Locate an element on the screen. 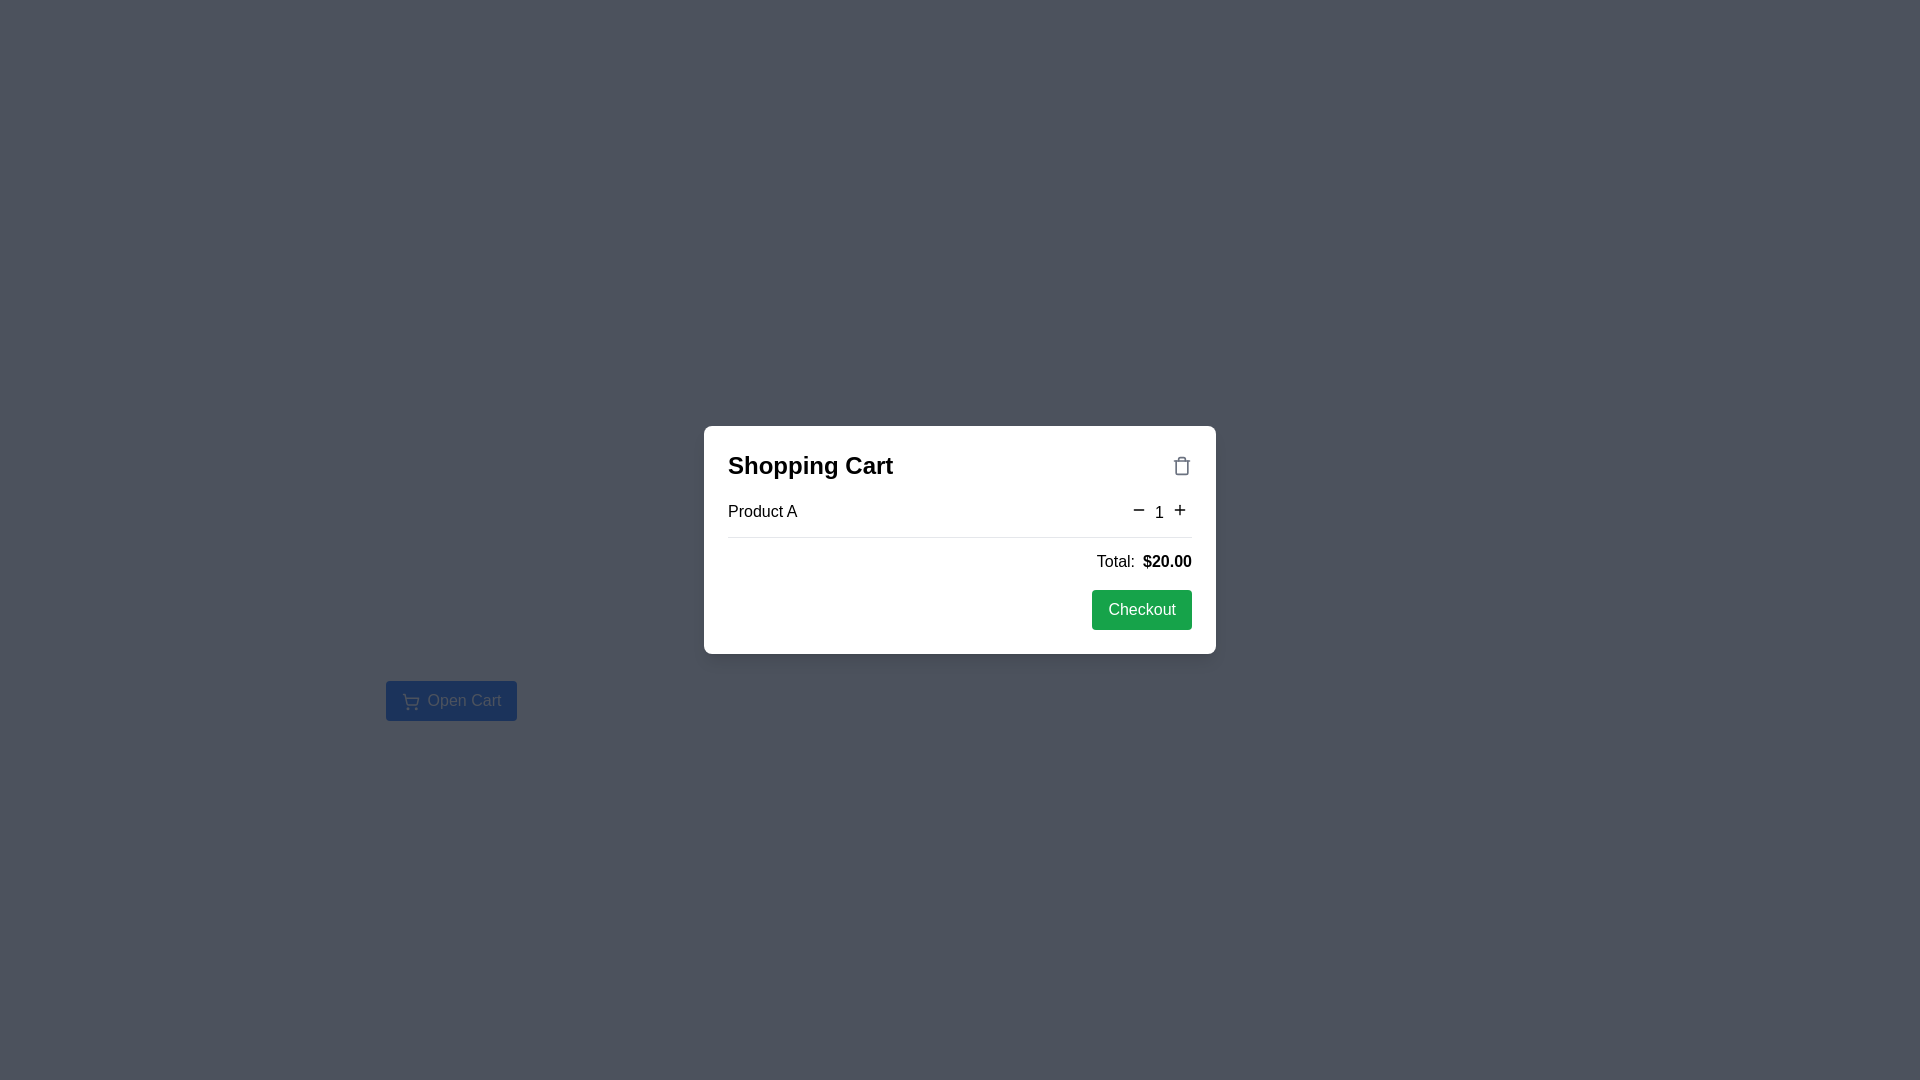 This screenshot has height=1080, width=1920. the blue button labeled 'Open Cart' which contains the shopping cart icon on its left side is located at coordinates (409, 700).